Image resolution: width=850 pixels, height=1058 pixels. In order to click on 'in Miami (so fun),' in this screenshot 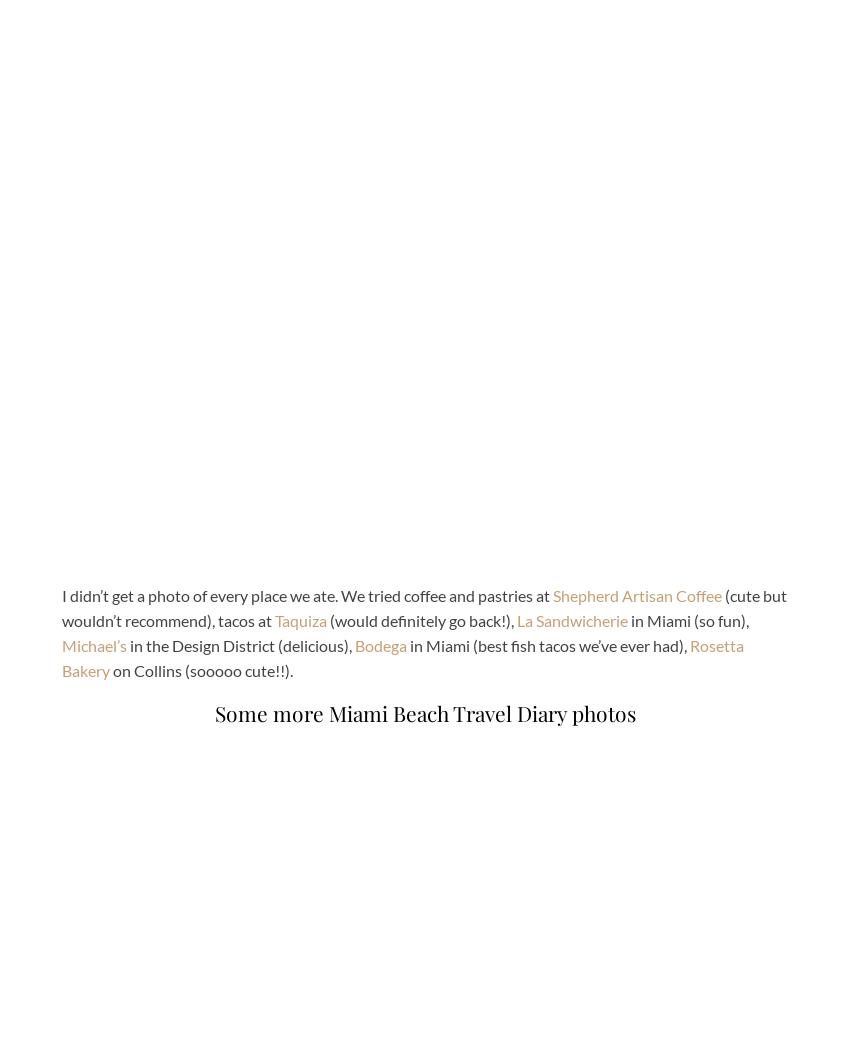, I will do `click(687, 619)`.